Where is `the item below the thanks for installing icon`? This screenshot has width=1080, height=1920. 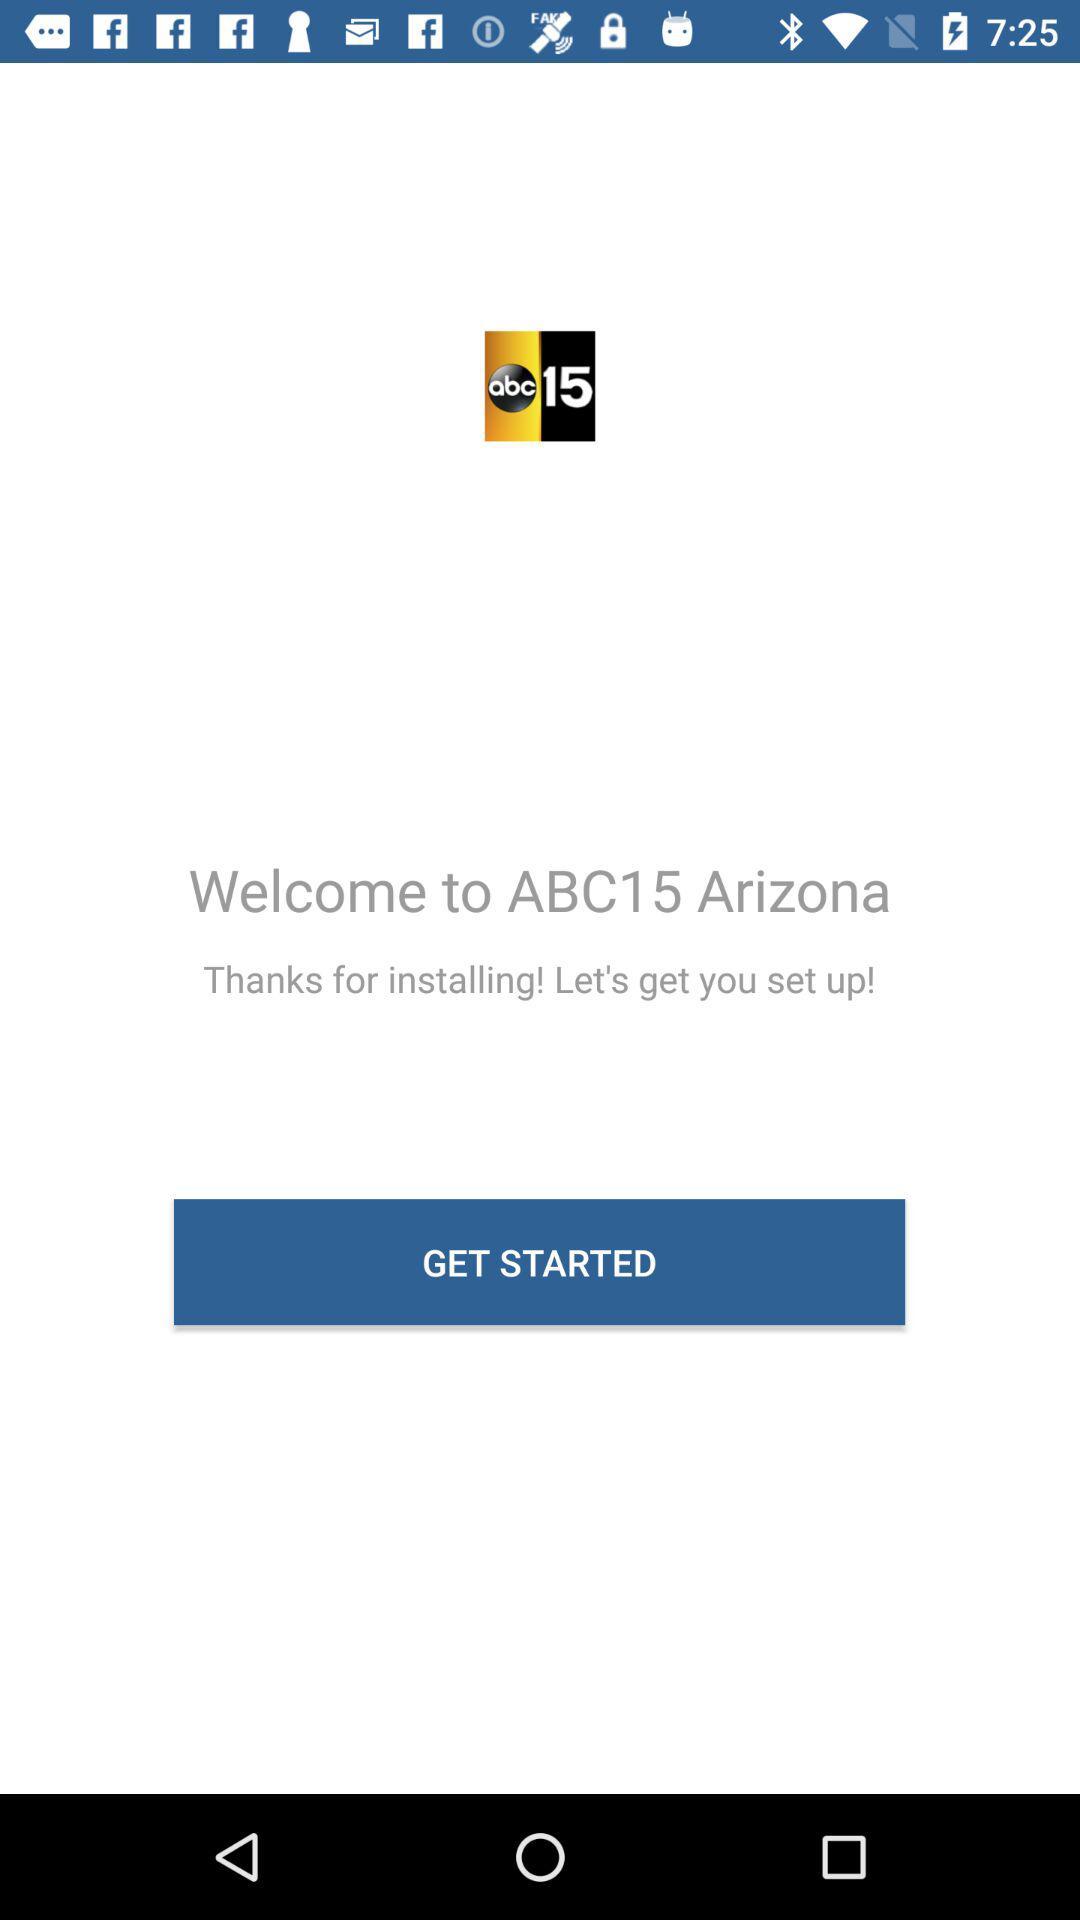
the item below the thanks for installing icon is located at coordinates (538, 1261).